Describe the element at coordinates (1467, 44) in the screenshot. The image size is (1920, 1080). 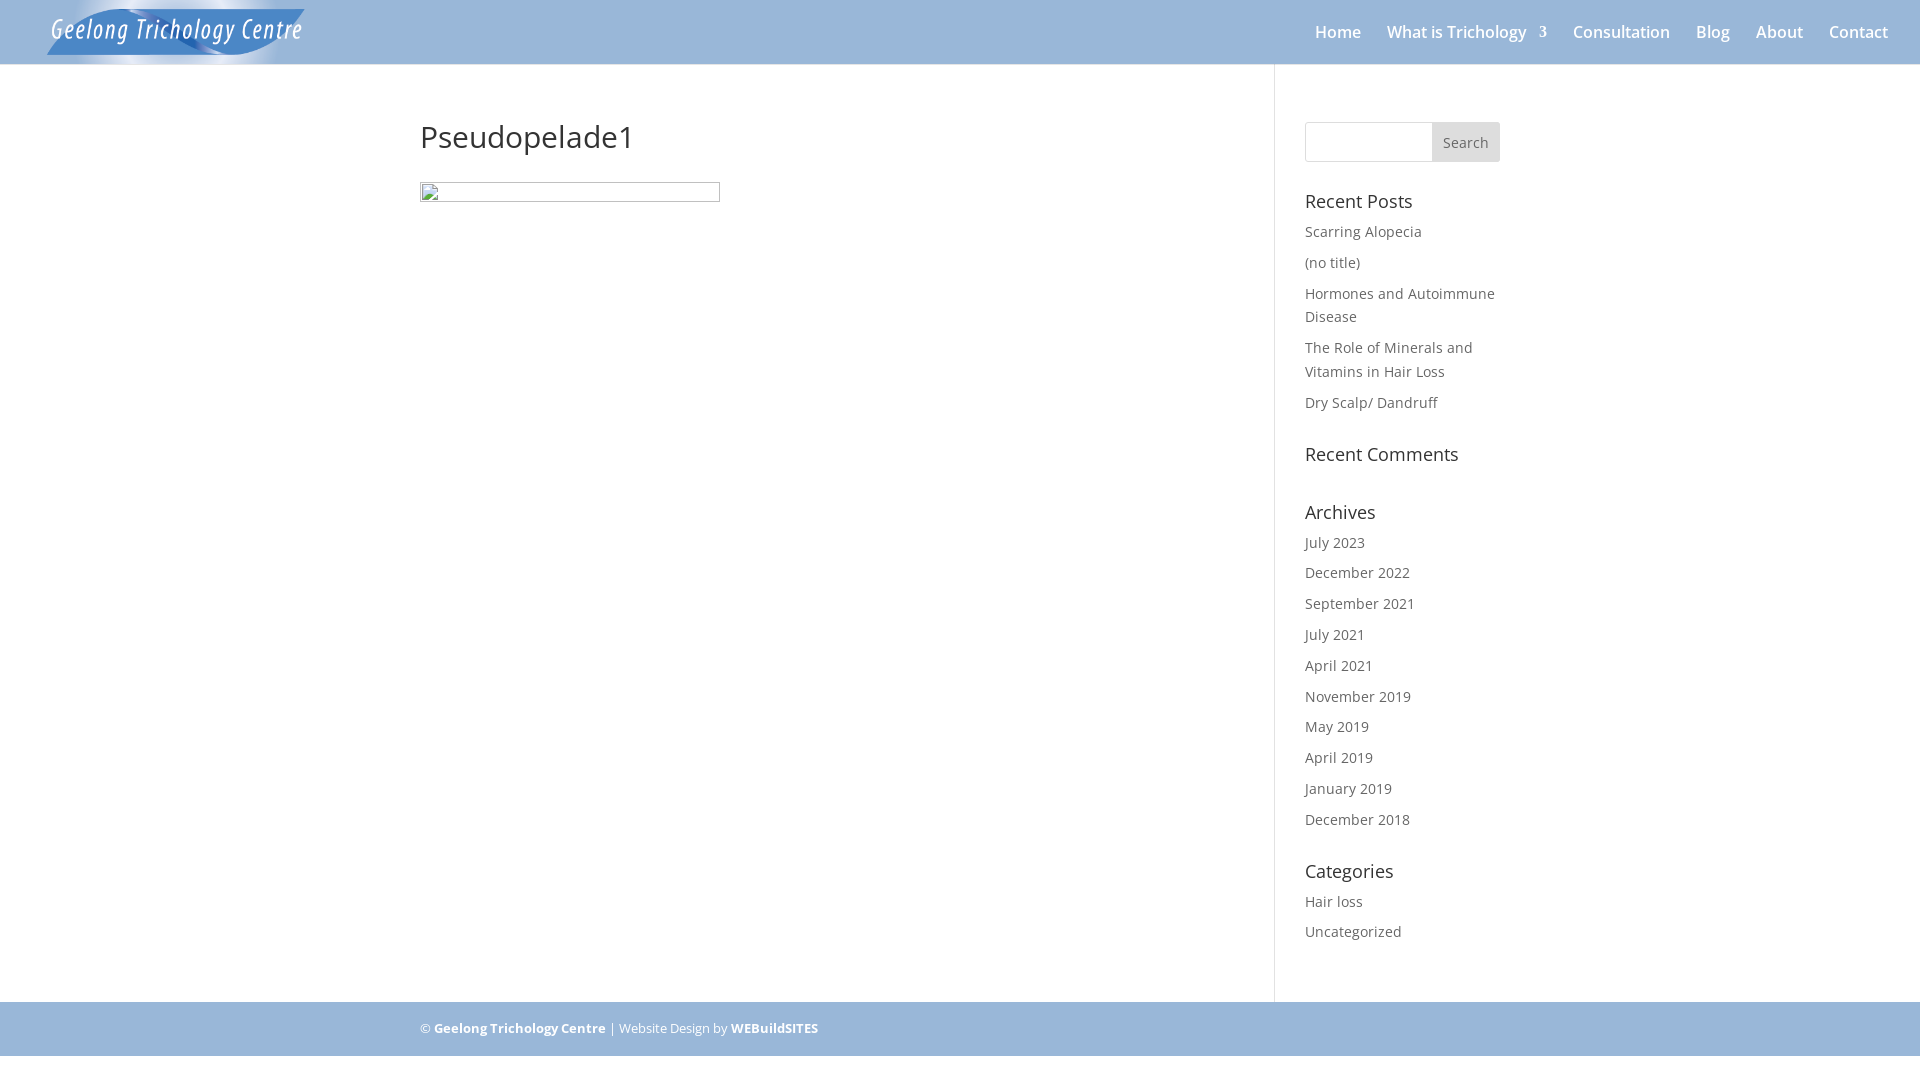
I see `'What is Trichology'` at that location.